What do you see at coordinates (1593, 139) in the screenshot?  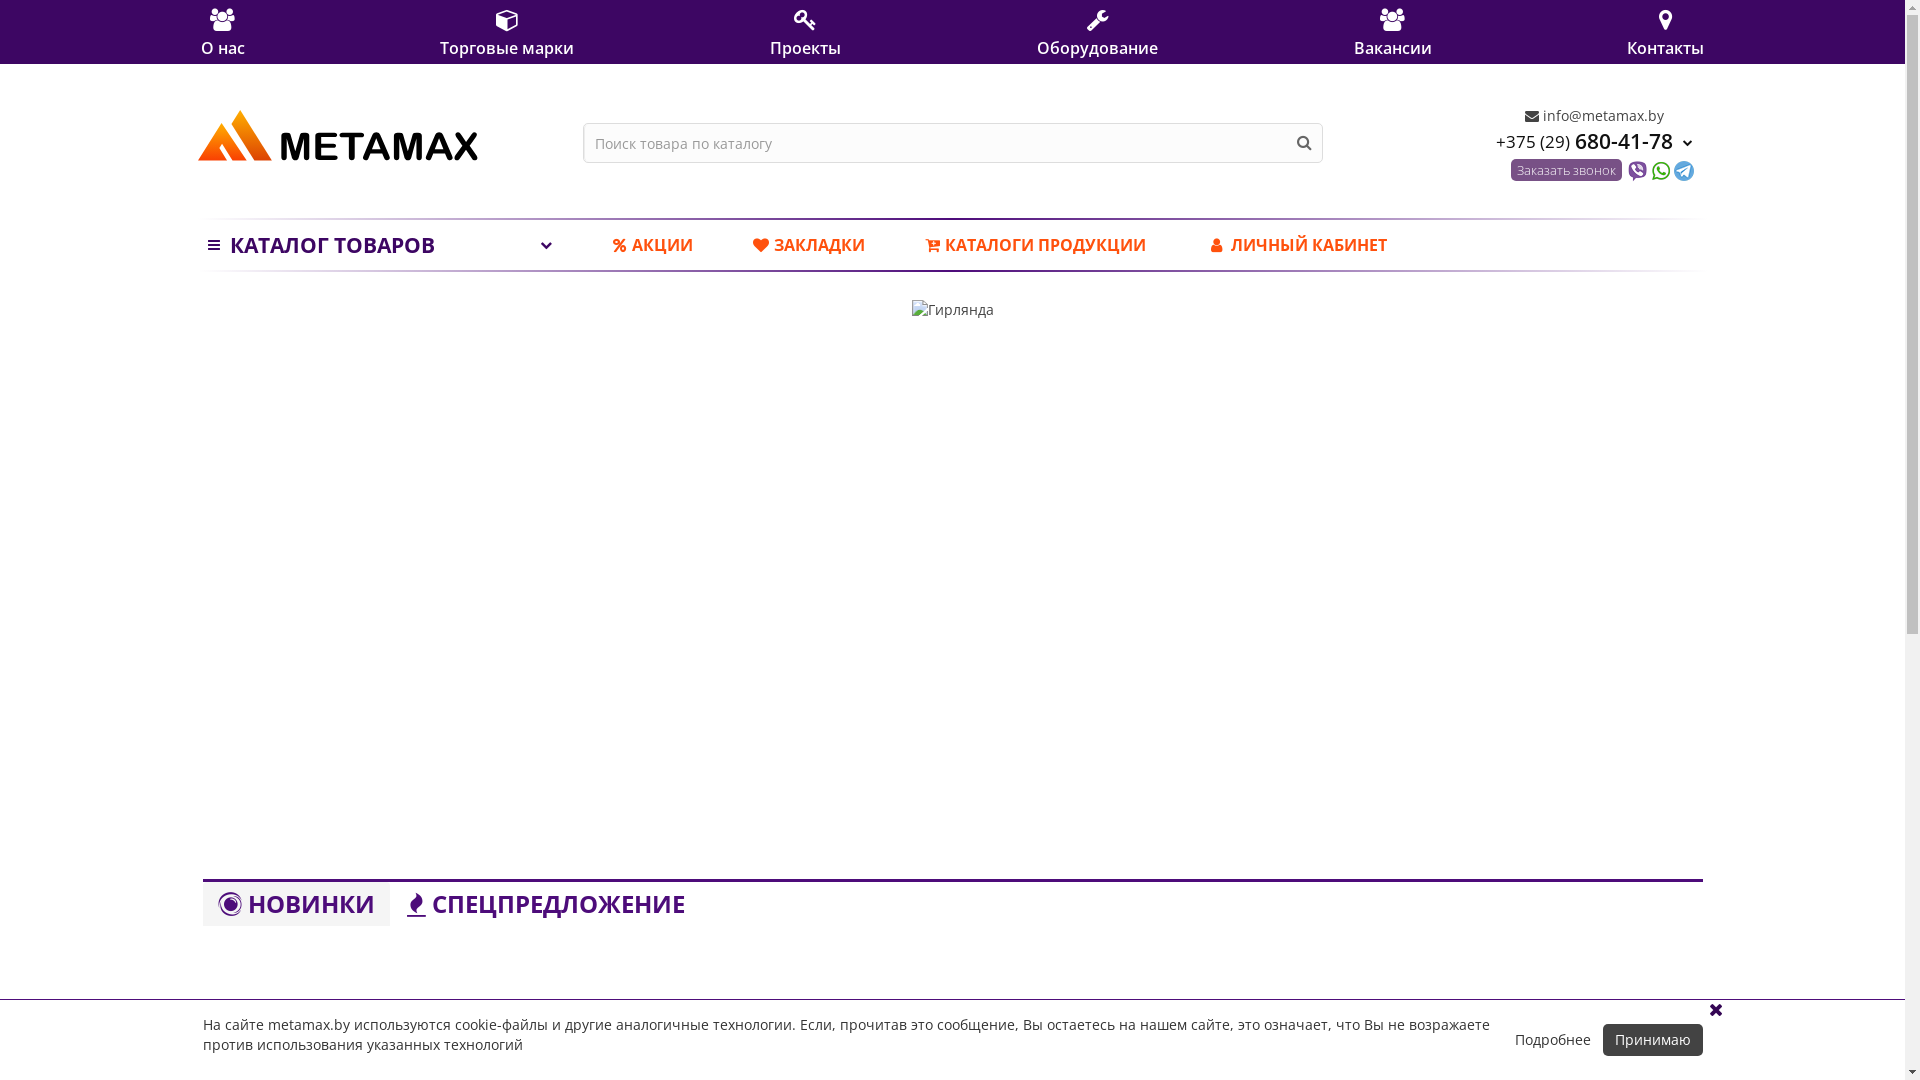 I see `'+375 (29) 680-41-78'` at bounding box center [1593, 139].